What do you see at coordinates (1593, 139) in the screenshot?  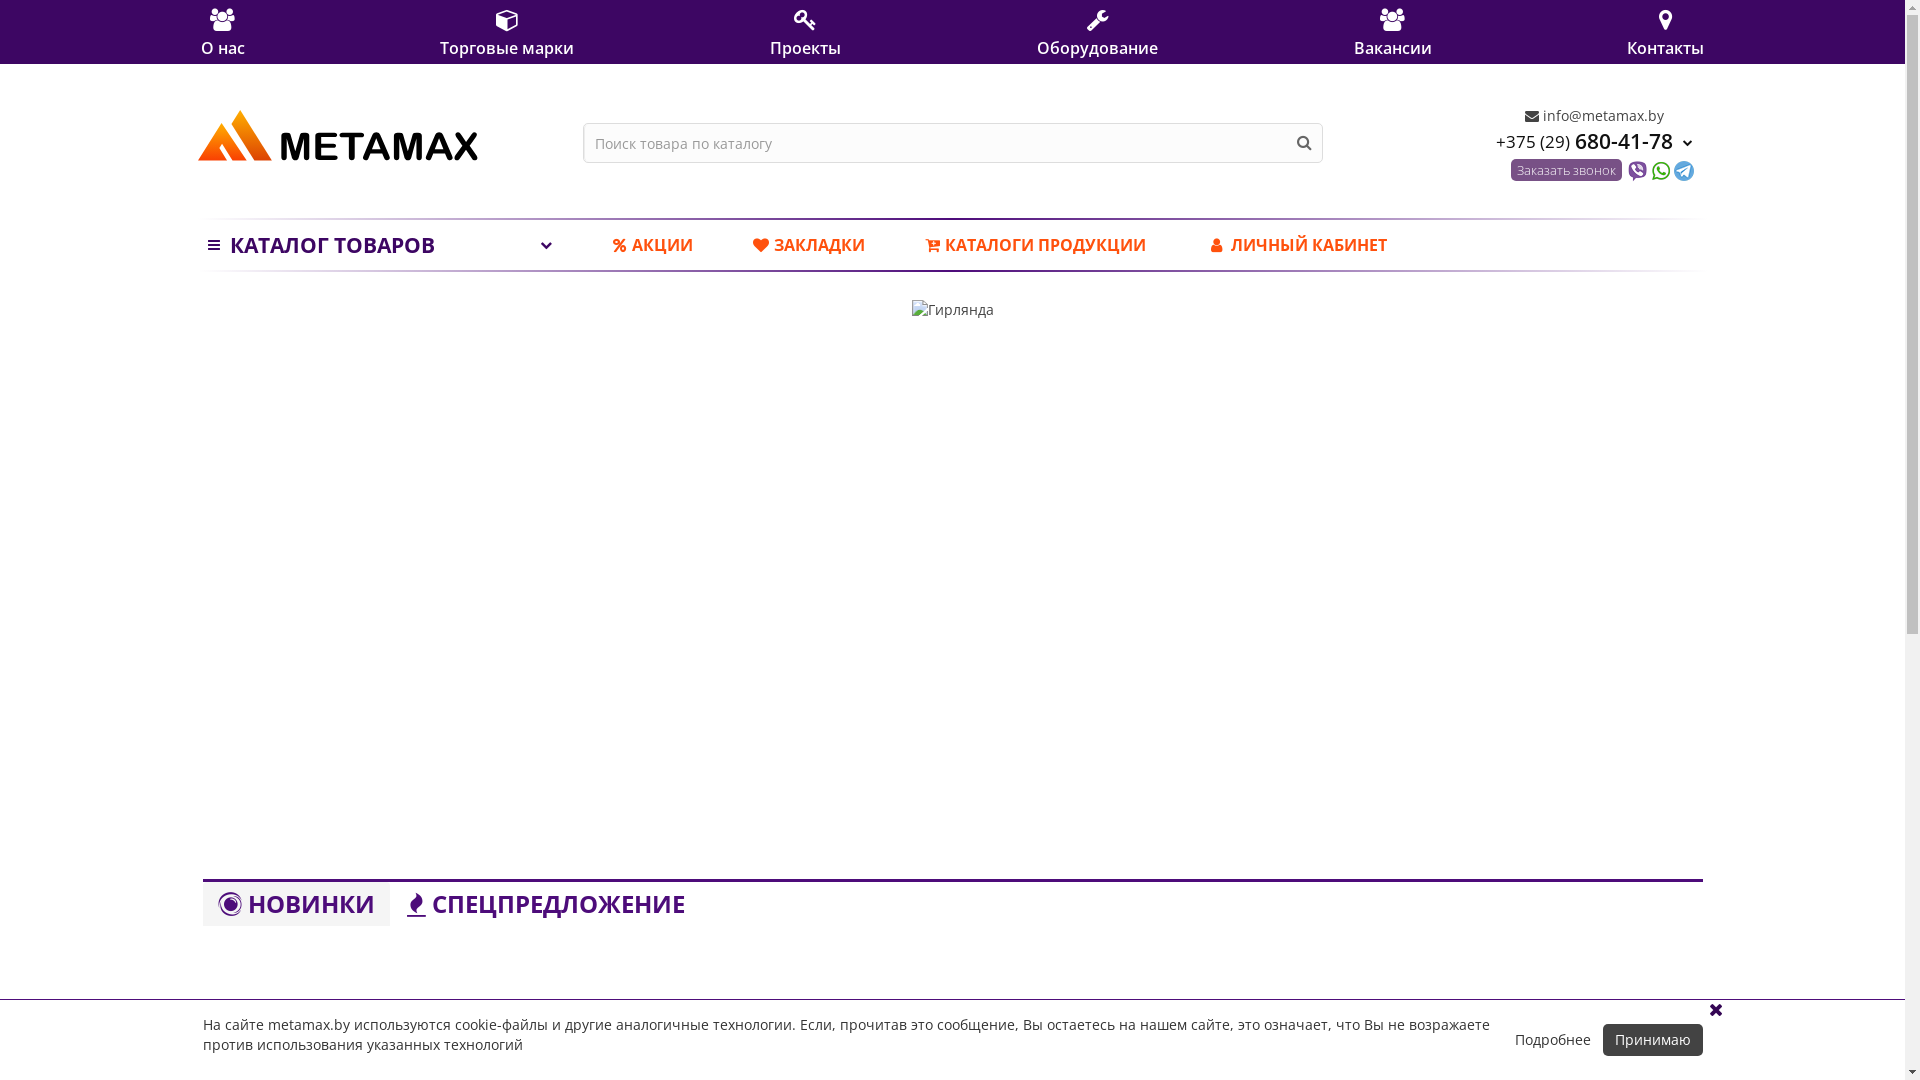 I see `'+375 (29) 680-41-78'` at bounding box center [1593, 139].